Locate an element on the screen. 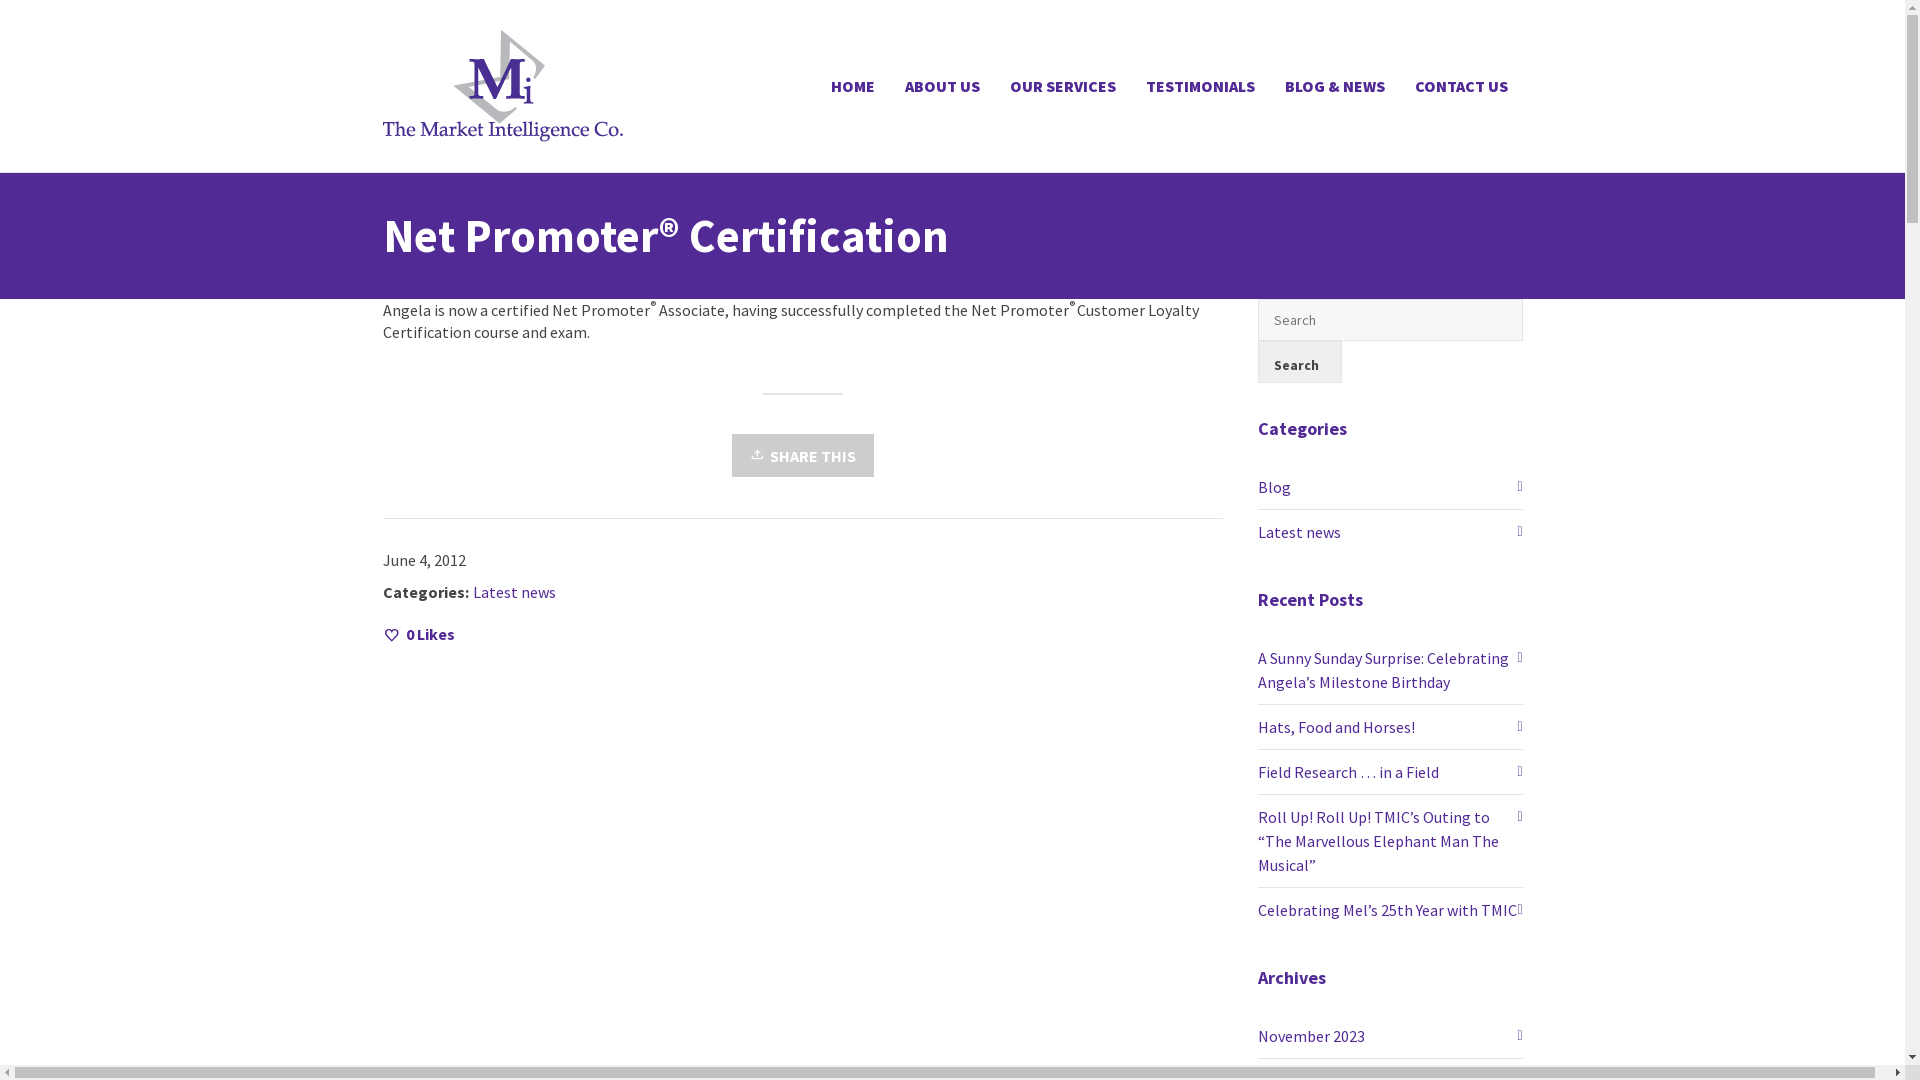  'HOME' is located at coordinates (853, 84).